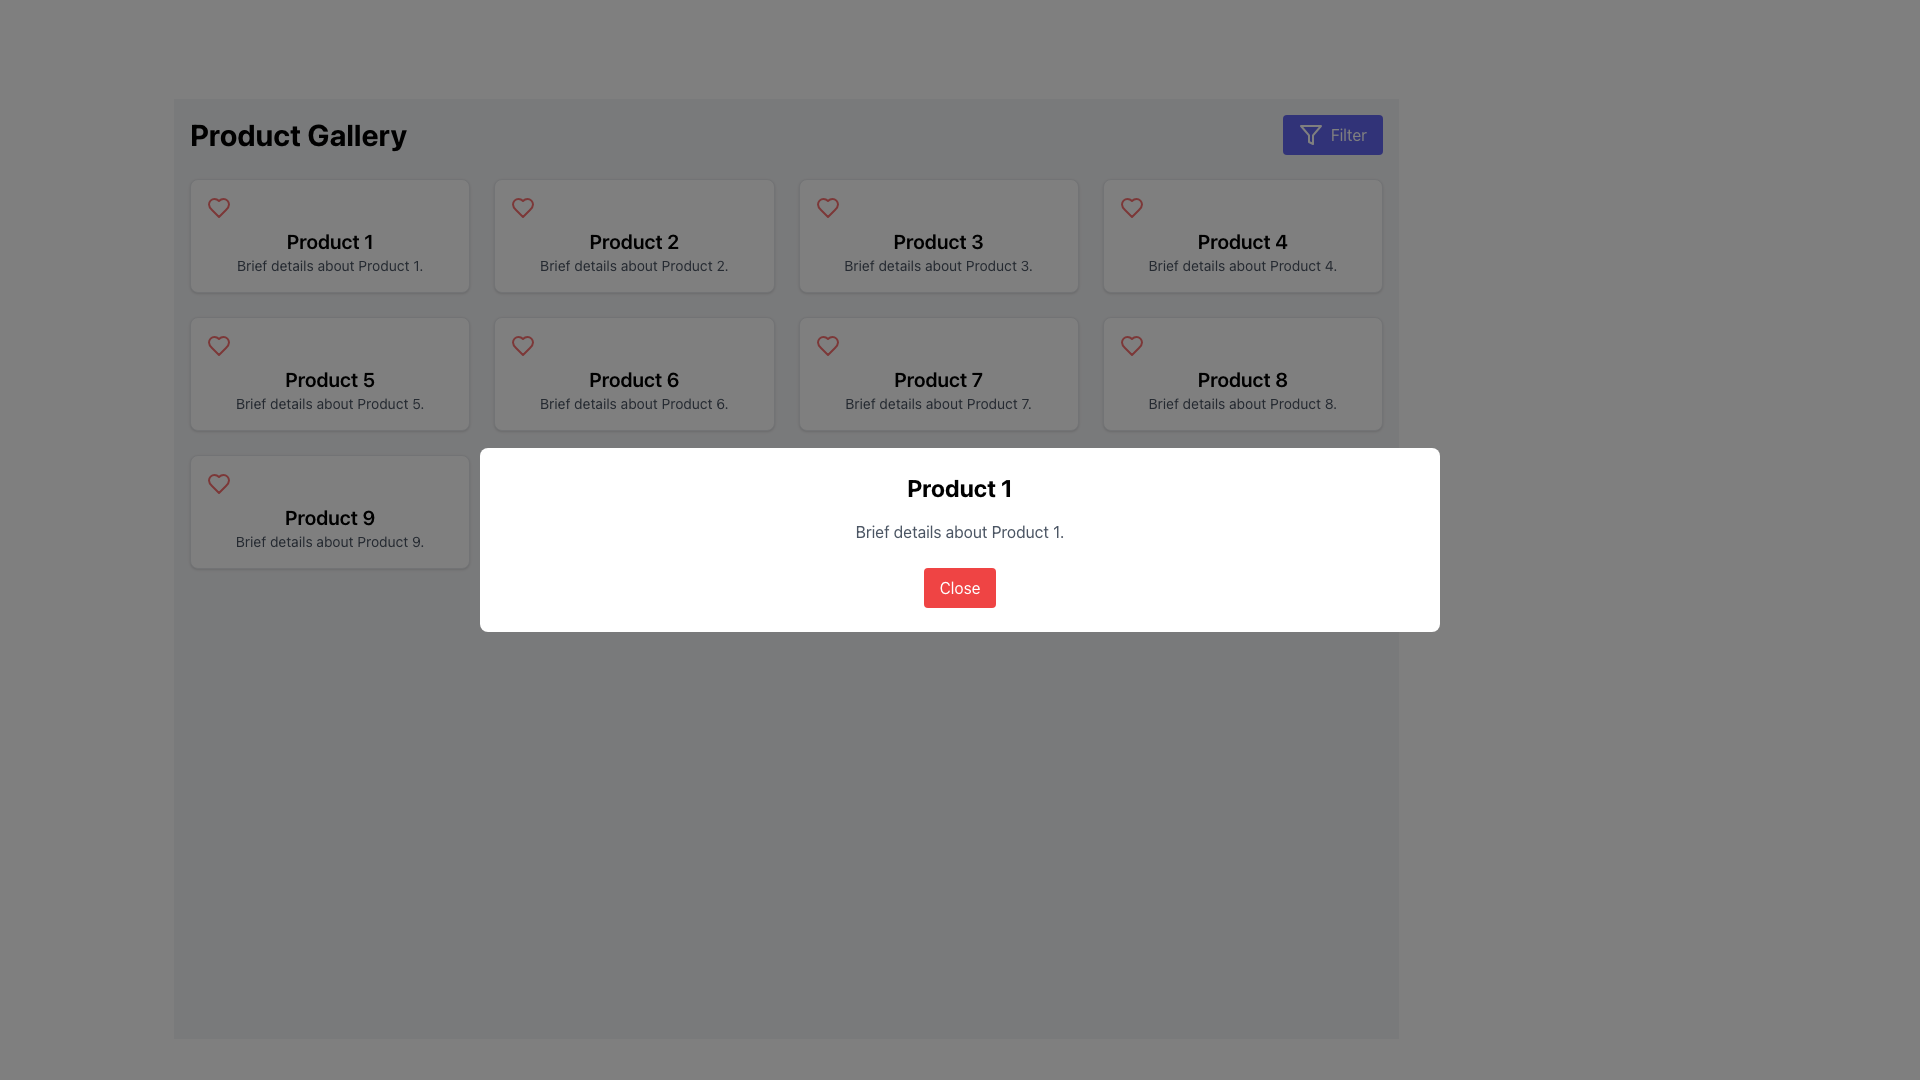 This screenshot has height=1080, width=1920. Describe the element at coordinates (219, 483) in the screenshot. I see `the heart-shaped icon with a thin red border to favorite the product located in the 'Product 9' section` at that location.